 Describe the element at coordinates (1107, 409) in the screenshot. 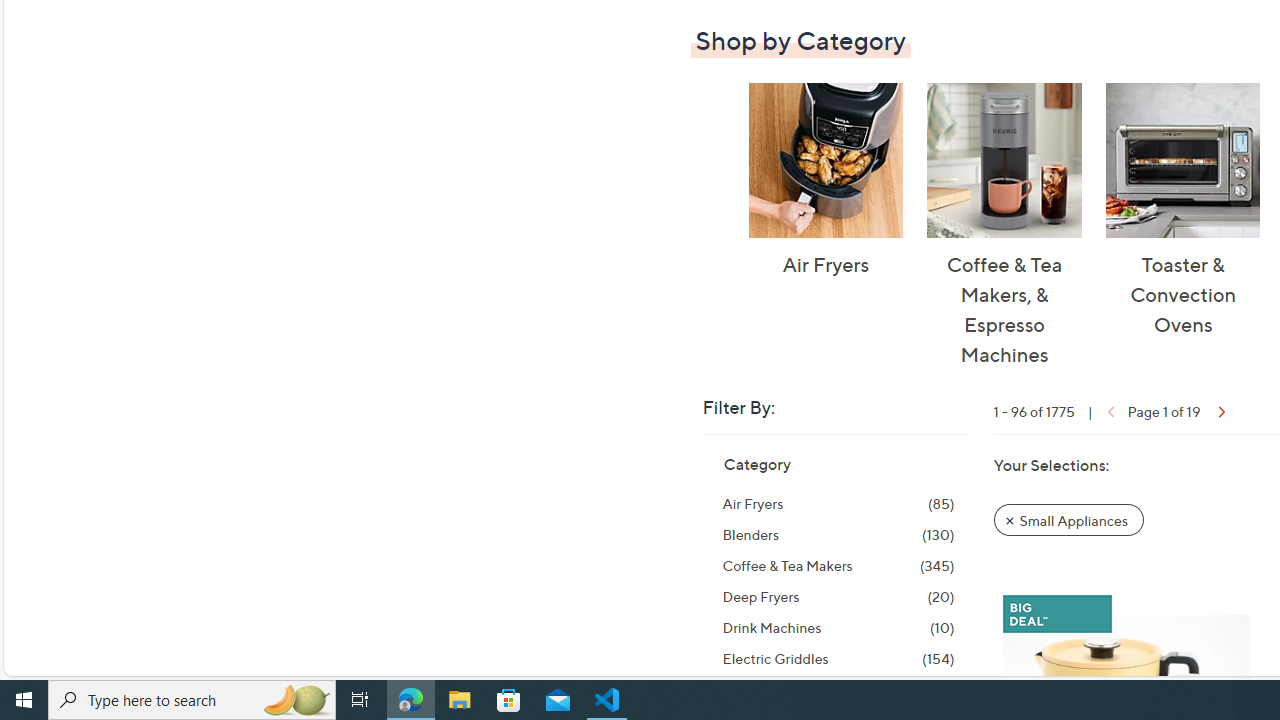

I see `'Previous Page'` at that location.